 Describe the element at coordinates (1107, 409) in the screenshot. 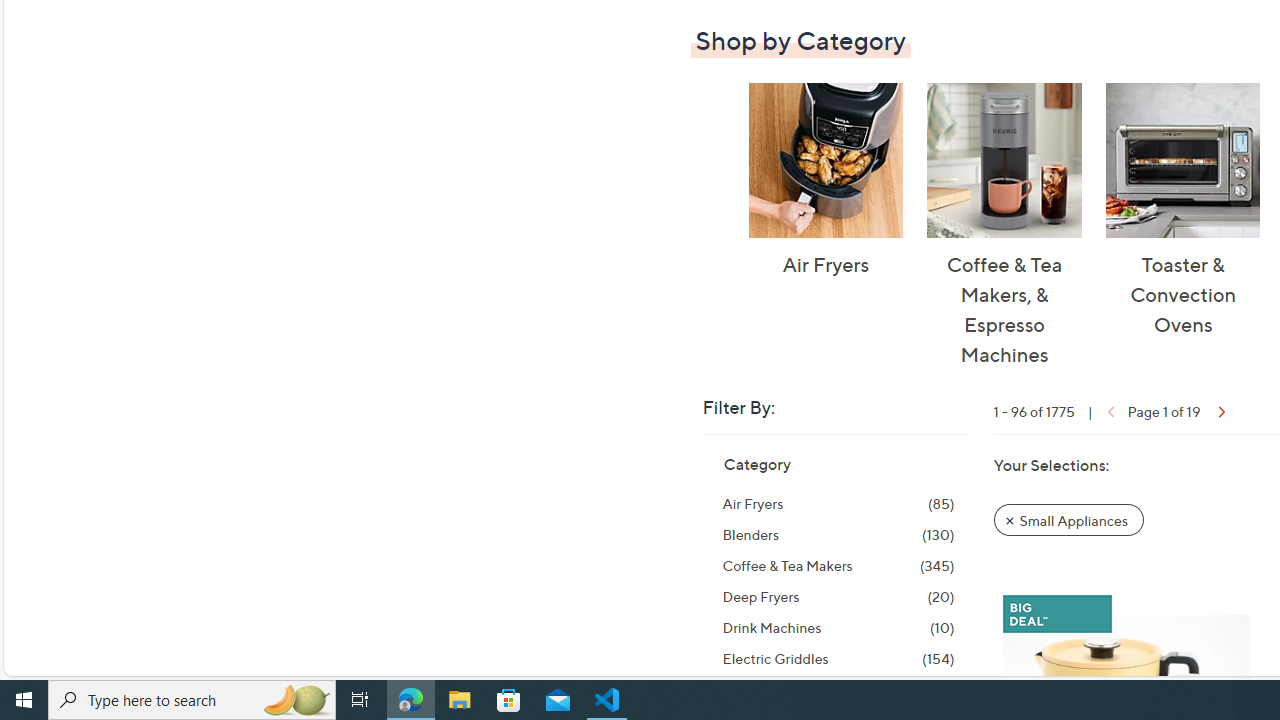

I see `'Previous Page'` at that location.